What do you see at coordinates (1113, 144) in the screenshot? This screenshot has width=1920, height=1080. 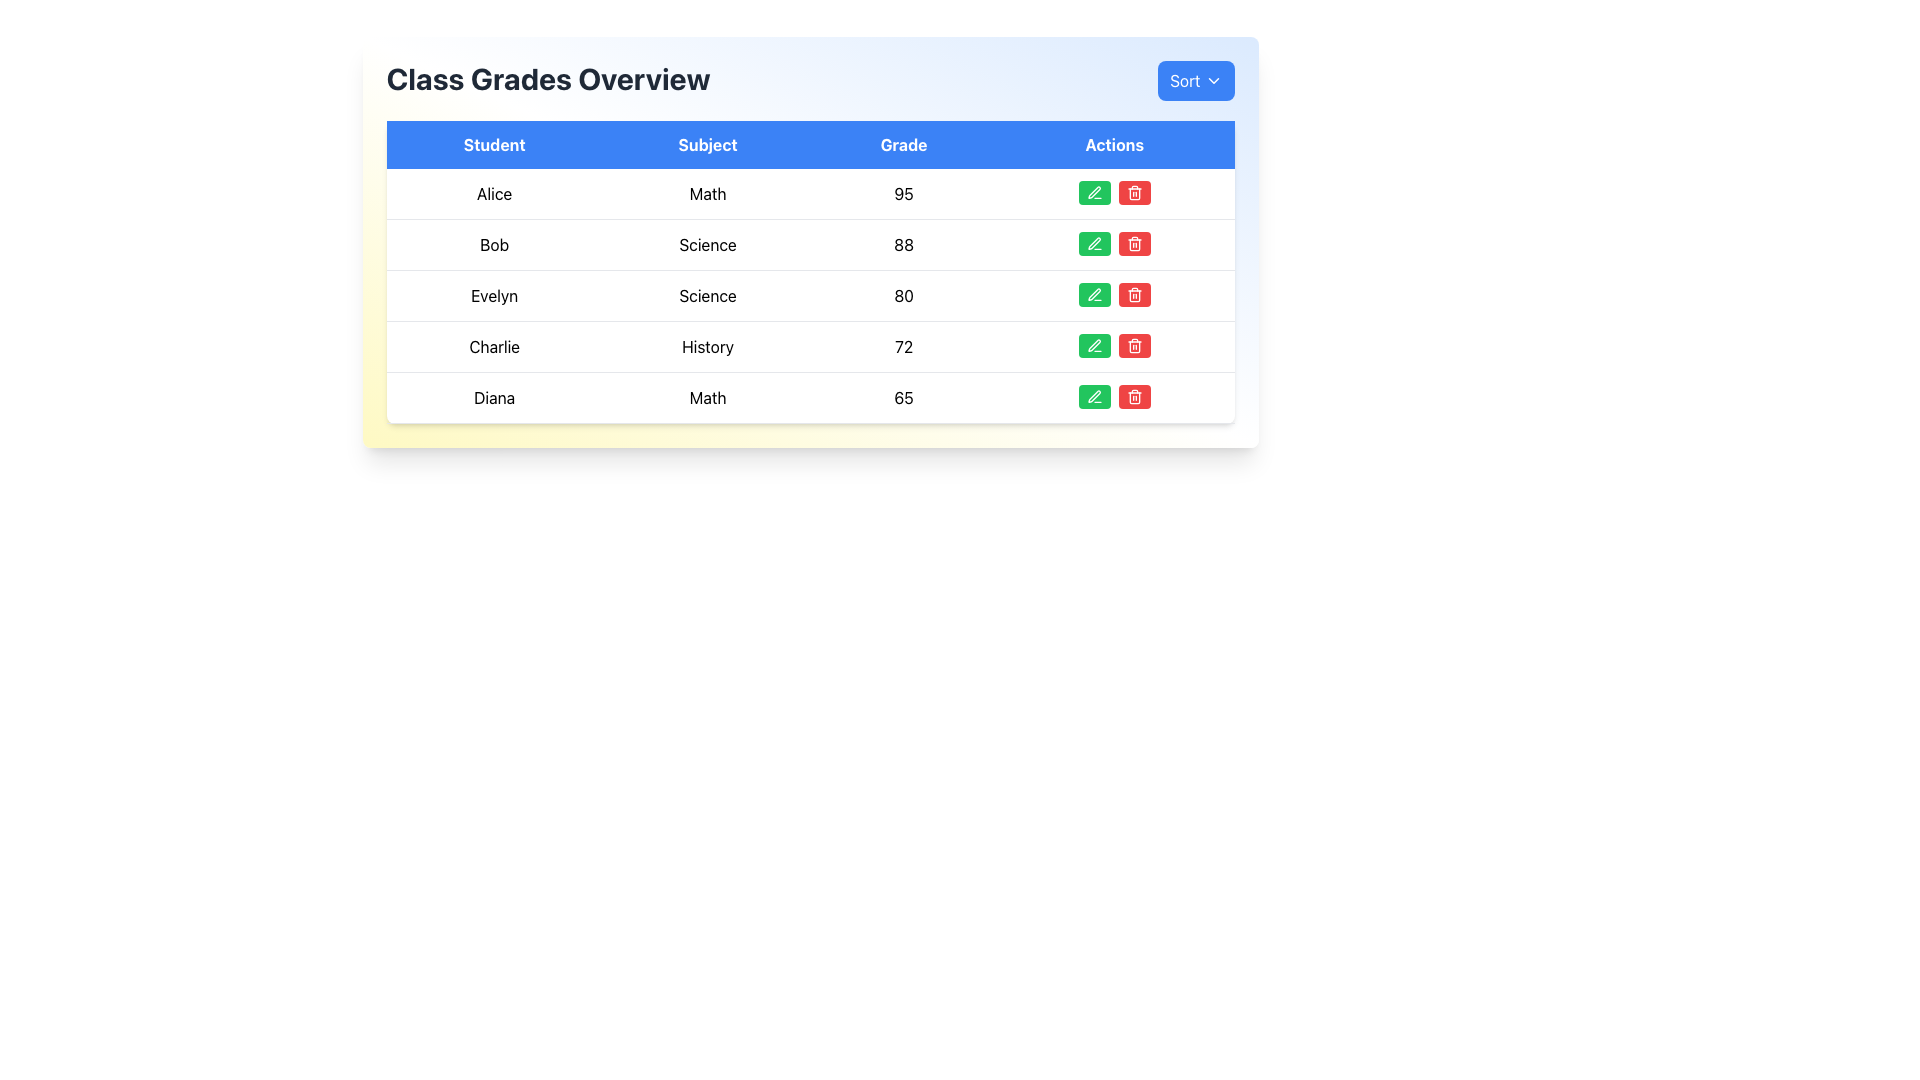 I see `the 'Actions' header in the table, which is the last of four headers including 'Student', 'Subject', and 'Grade'` at bounding box center [1113, 144].